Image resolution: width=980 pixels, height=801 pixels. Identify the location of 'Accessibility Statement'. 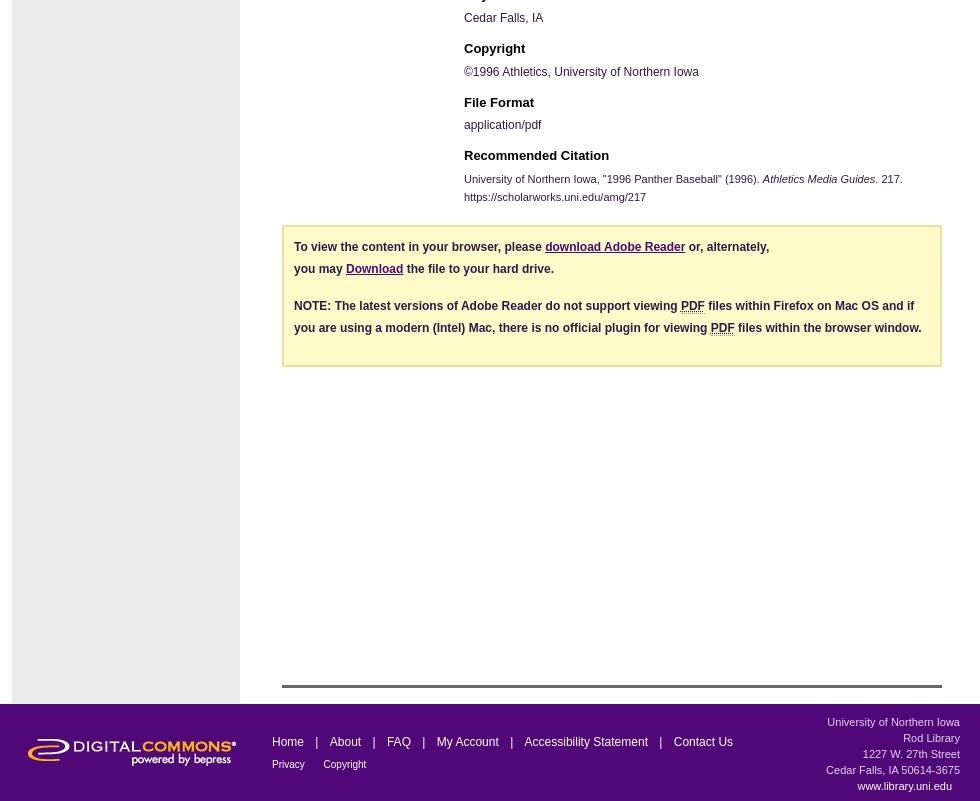
(587, 741).